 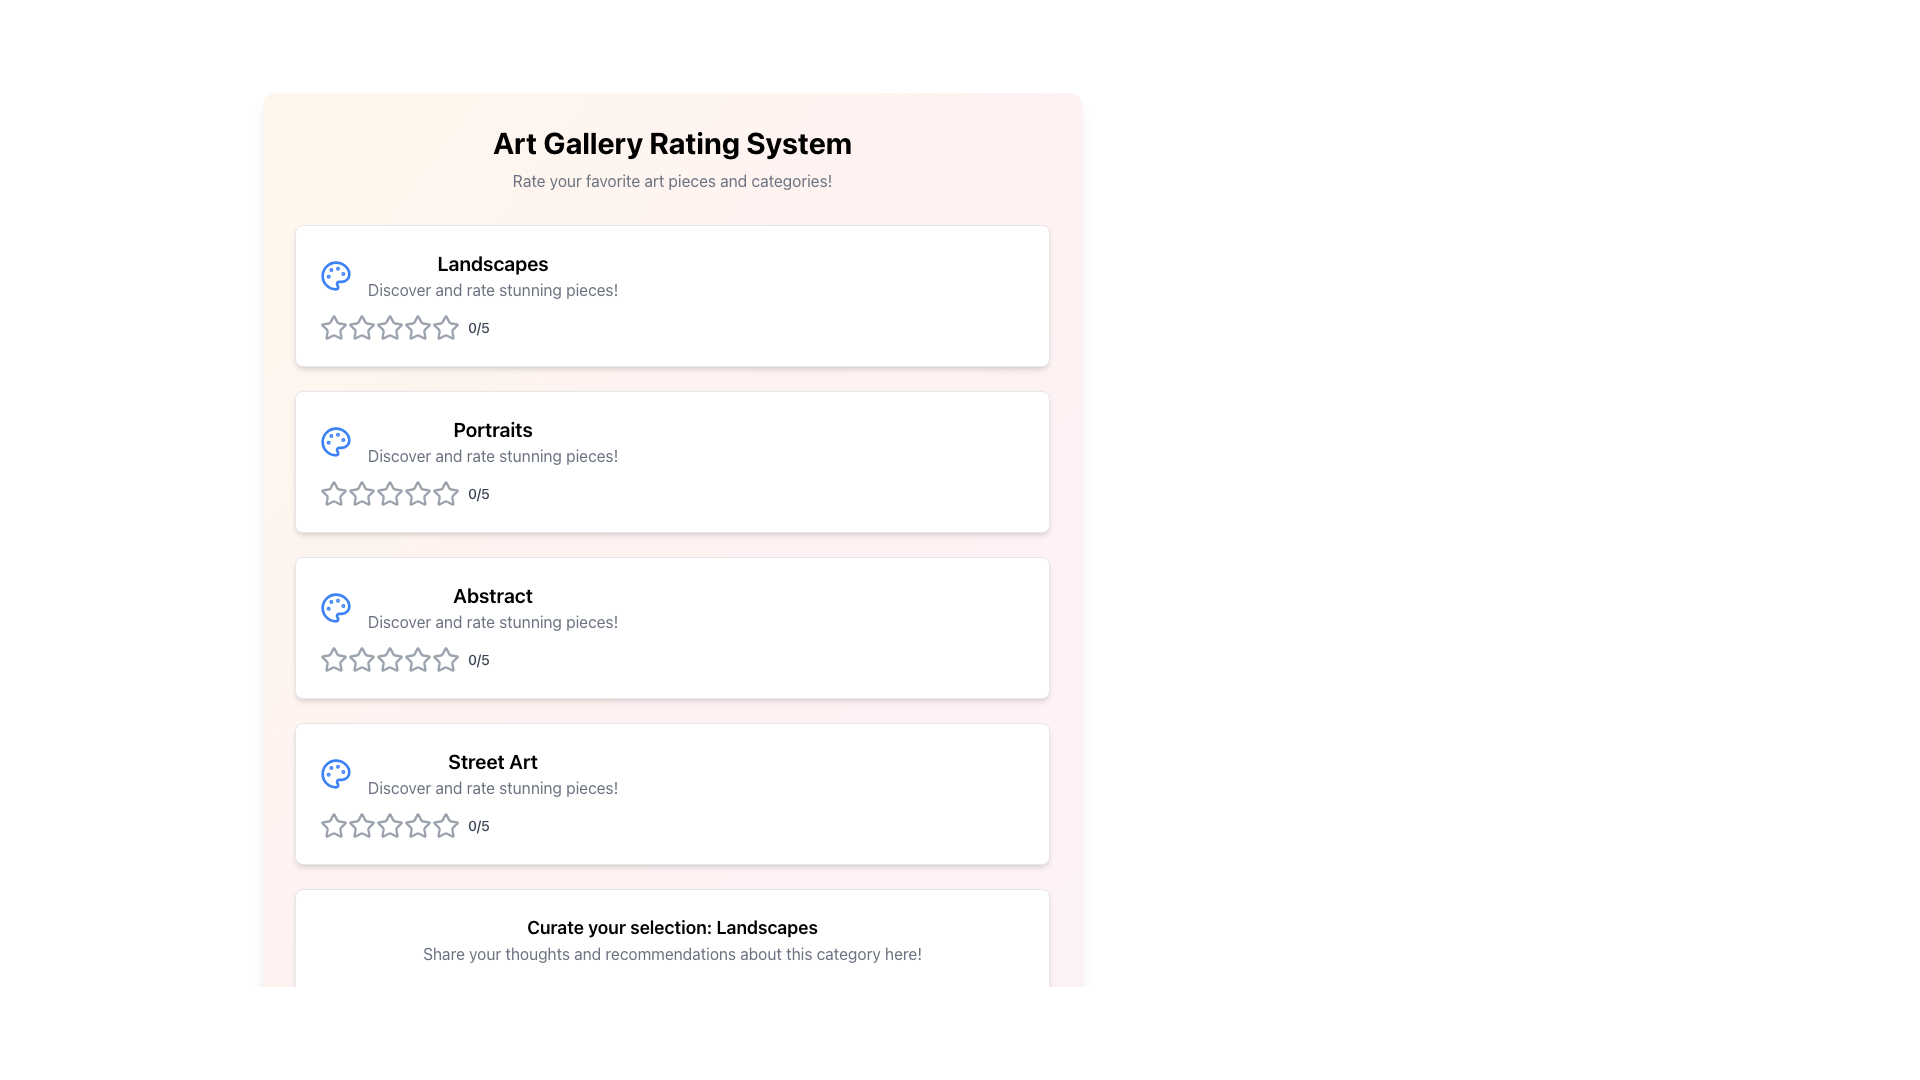 I want to click on the text label displaying the current rating for the 'Street Art' category, located in the bottom-right corner of the section next to the star icons, so click(x=478, y=825).